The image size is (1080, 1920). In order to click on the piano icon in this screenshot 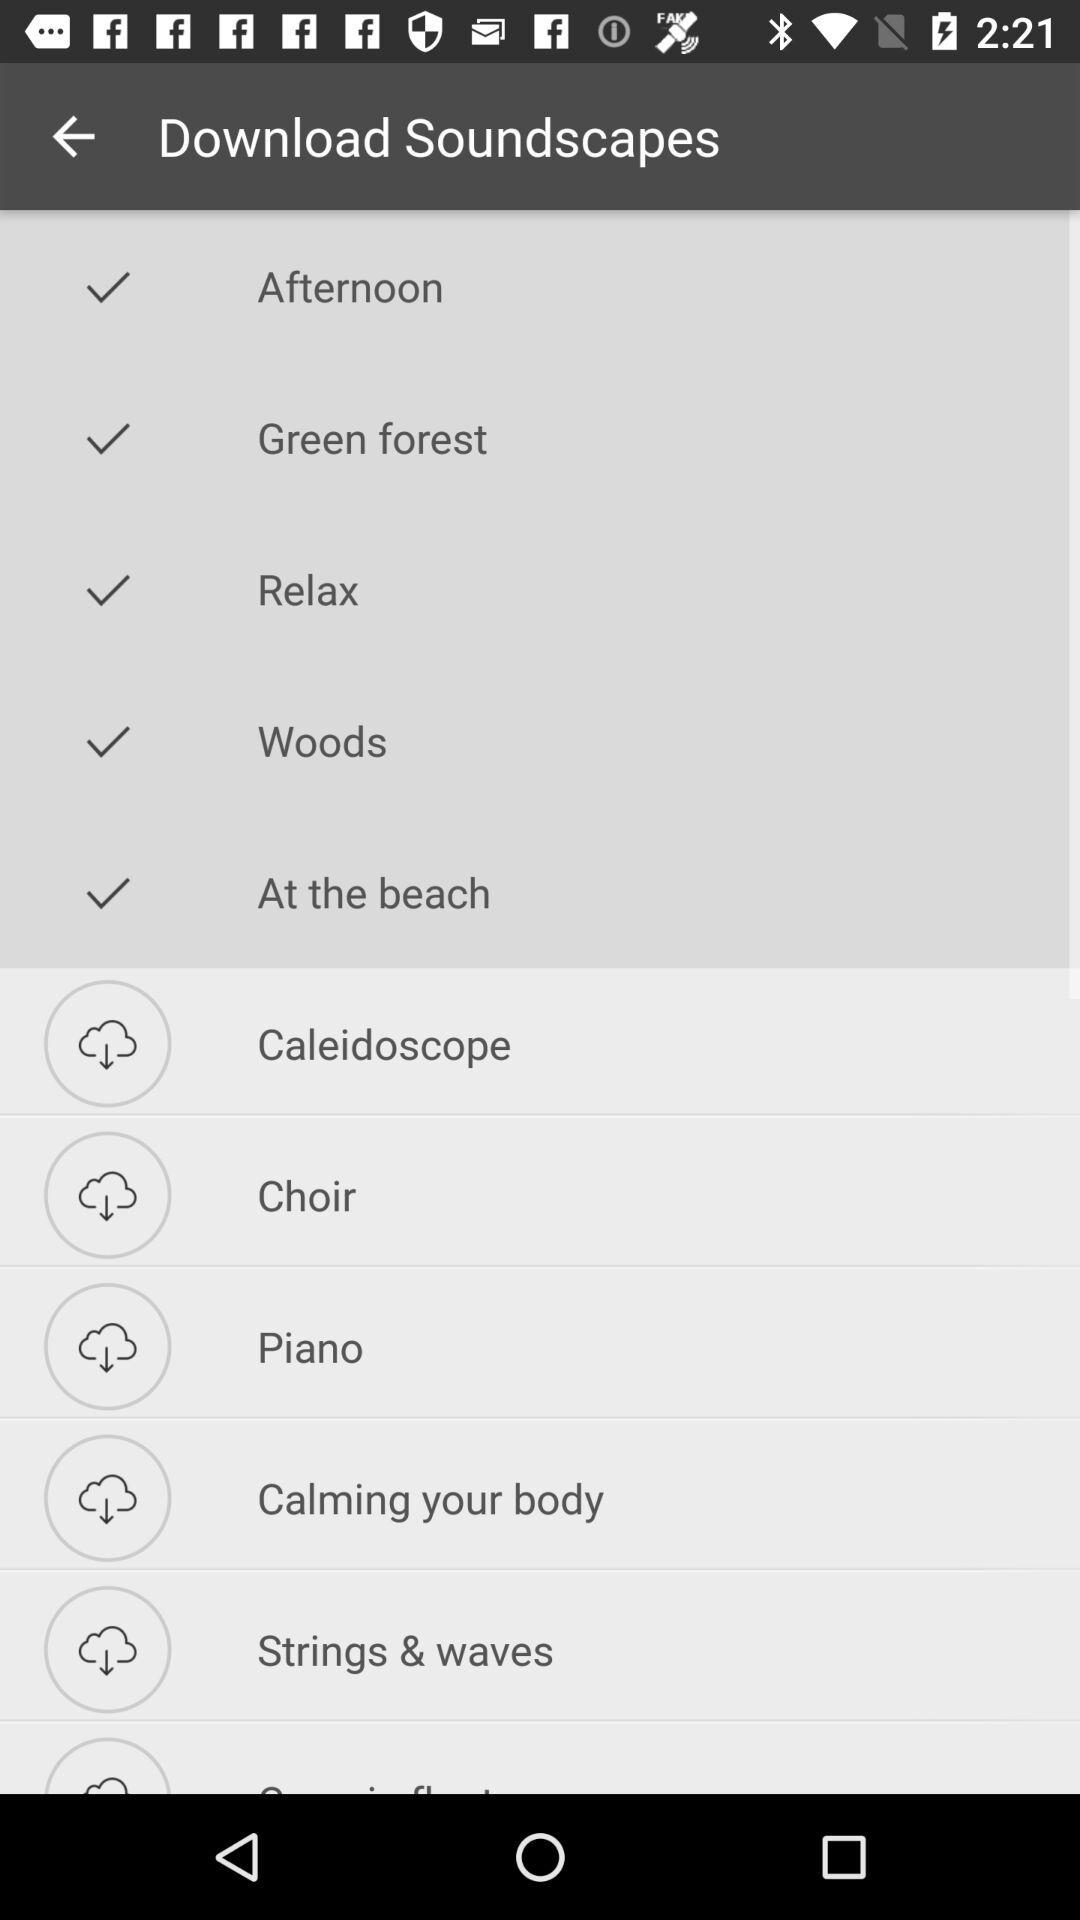, I will do `click(668, 1346)`.